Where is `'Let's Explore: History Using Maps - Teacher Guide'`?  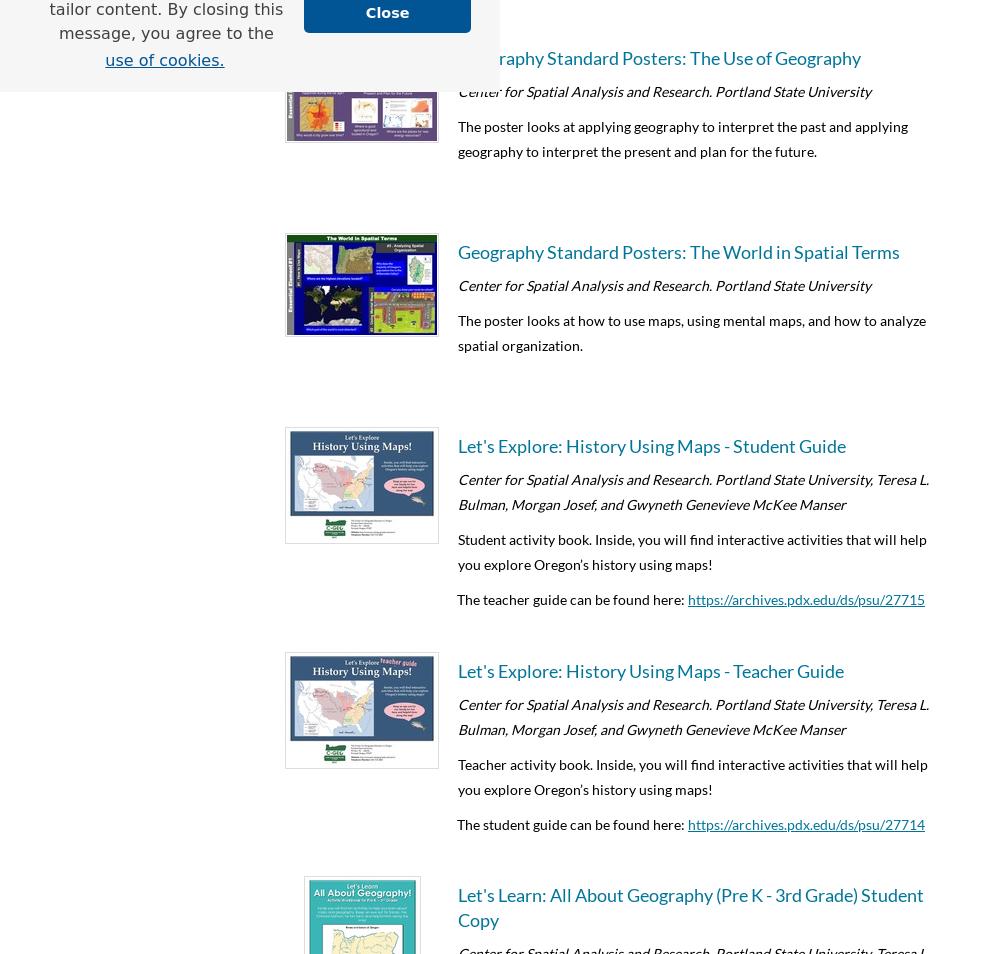 'Let's Explore: History Using Maps - Teacher Guide' is located at coordinates (649, 668).